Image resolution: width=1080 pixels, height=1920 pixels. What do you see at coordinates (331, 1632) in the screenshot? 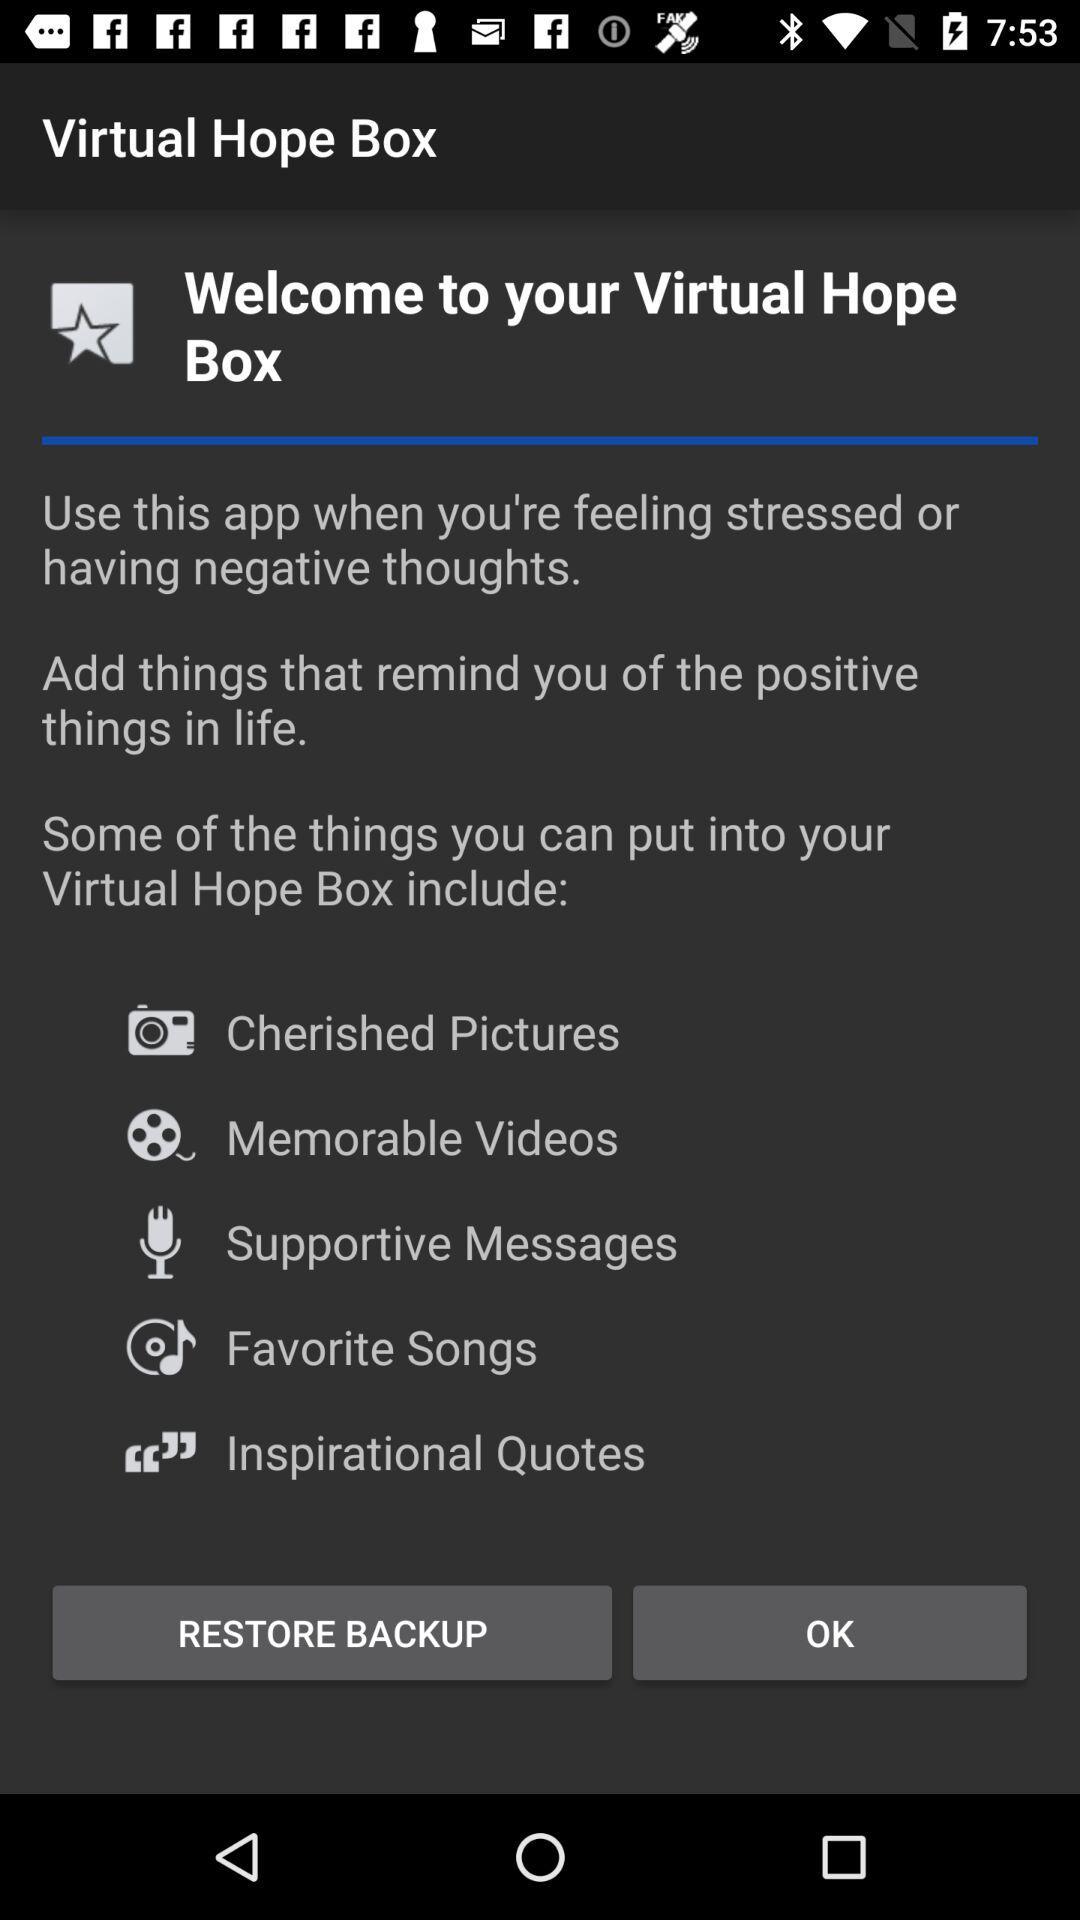
I see `item next to the ok icon` at bounding box center [331, 1632].